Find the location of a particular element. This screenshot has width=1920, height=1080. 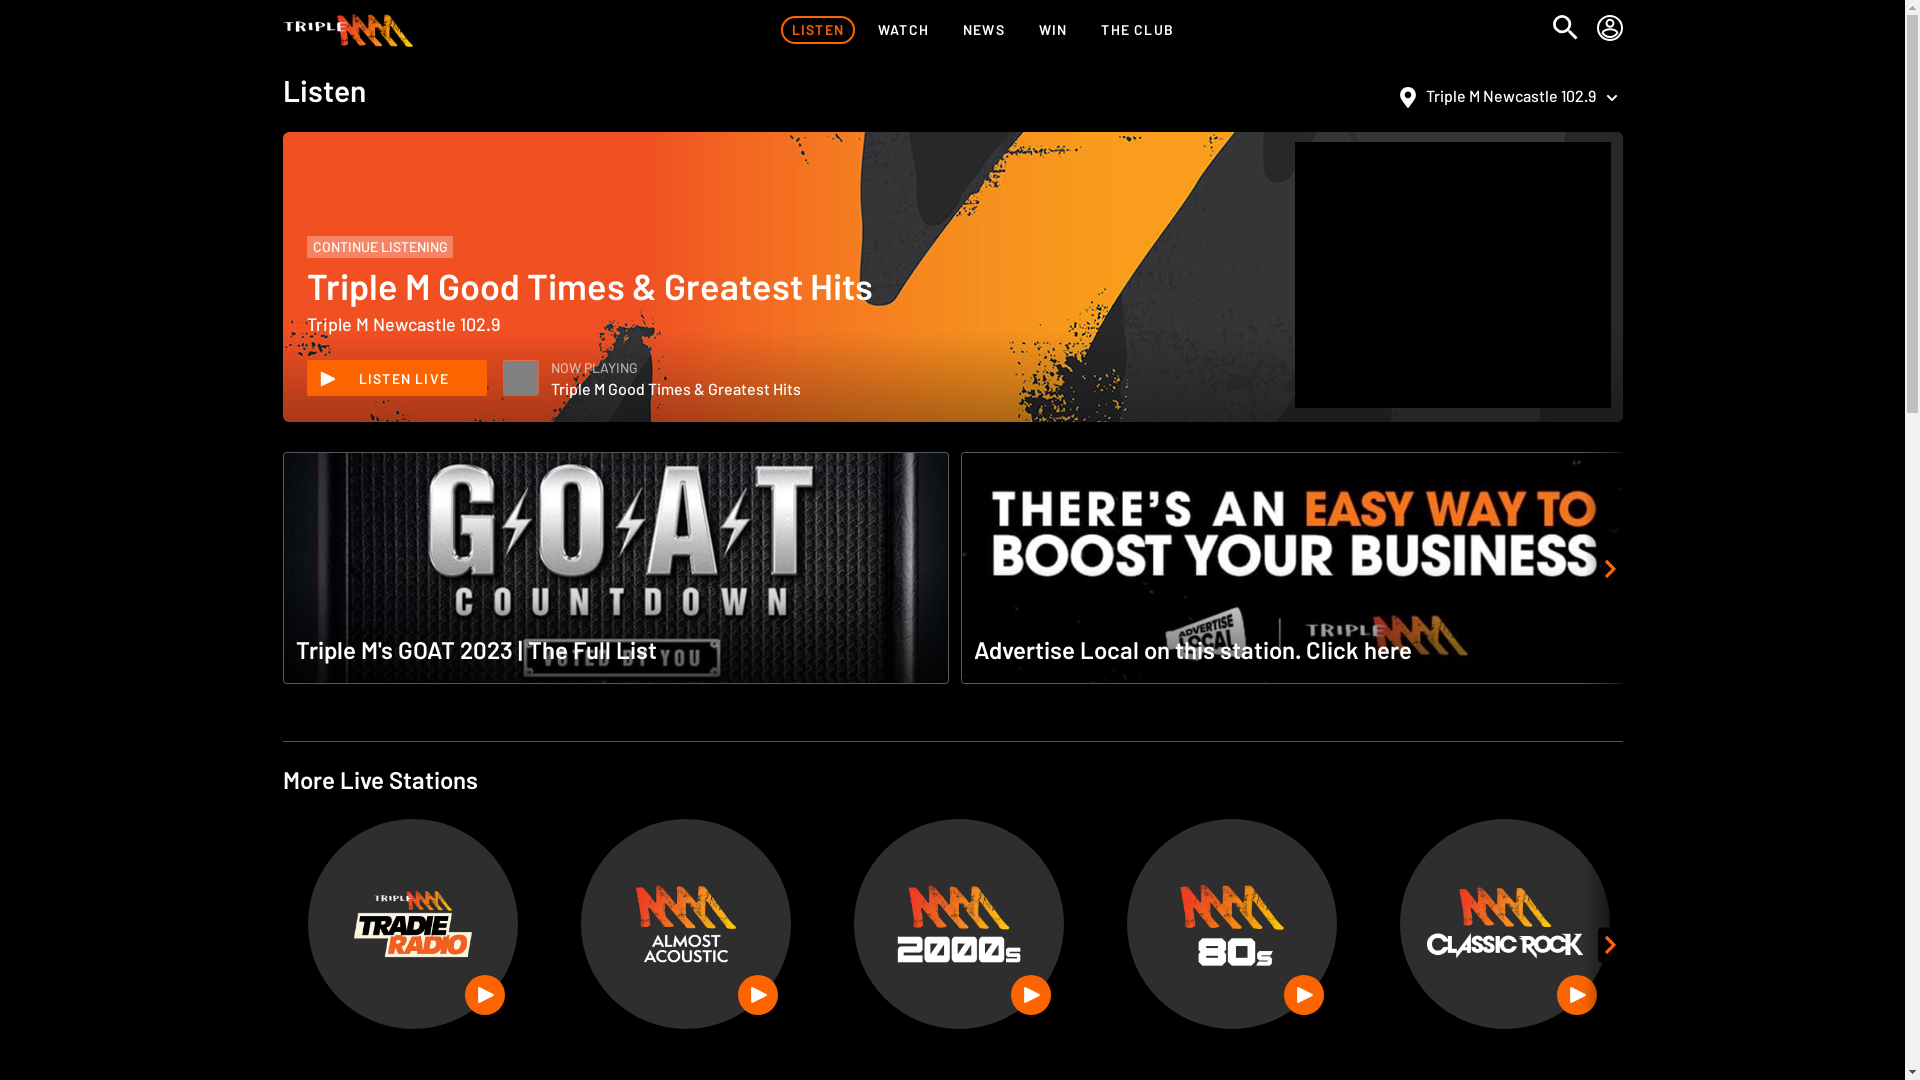

'THE CLUB' is located at coordinates (1088, 30).